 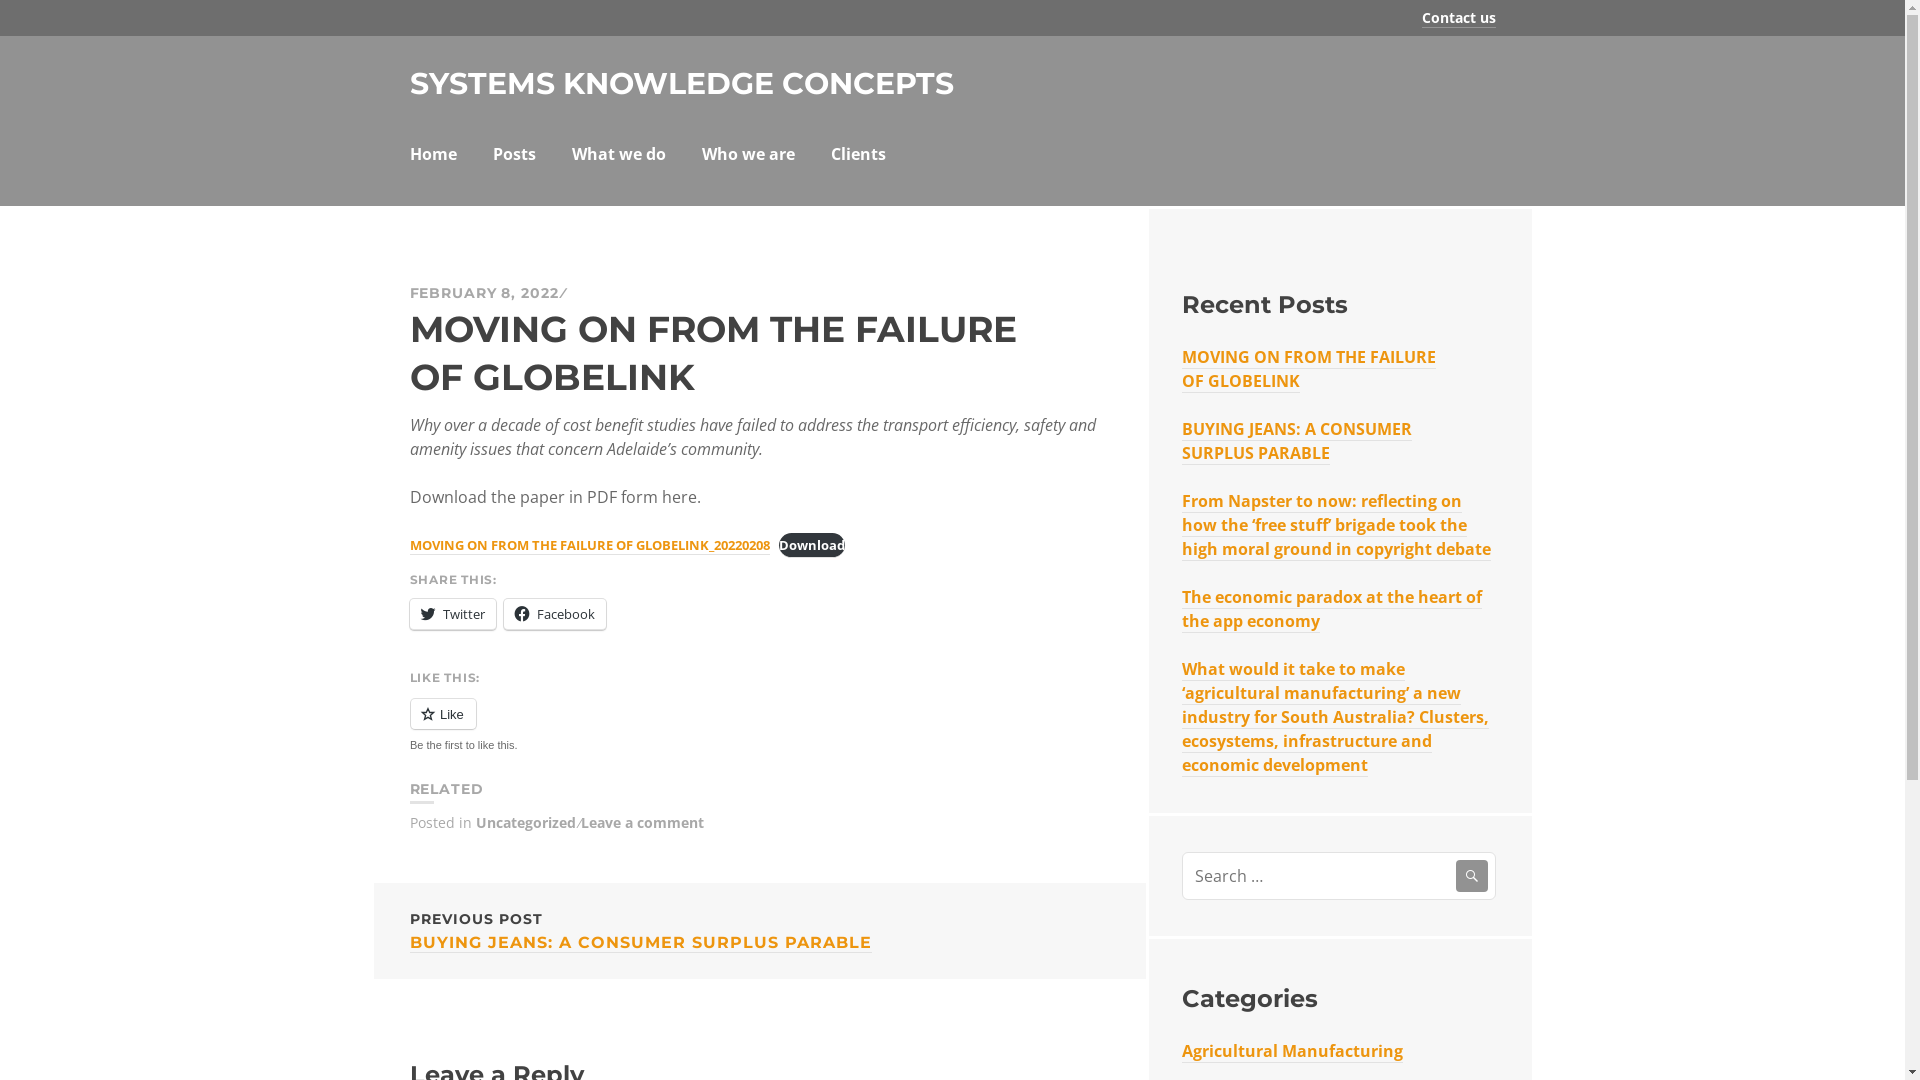 I want to click on 'Contact us', so click(x=1459, y=18).